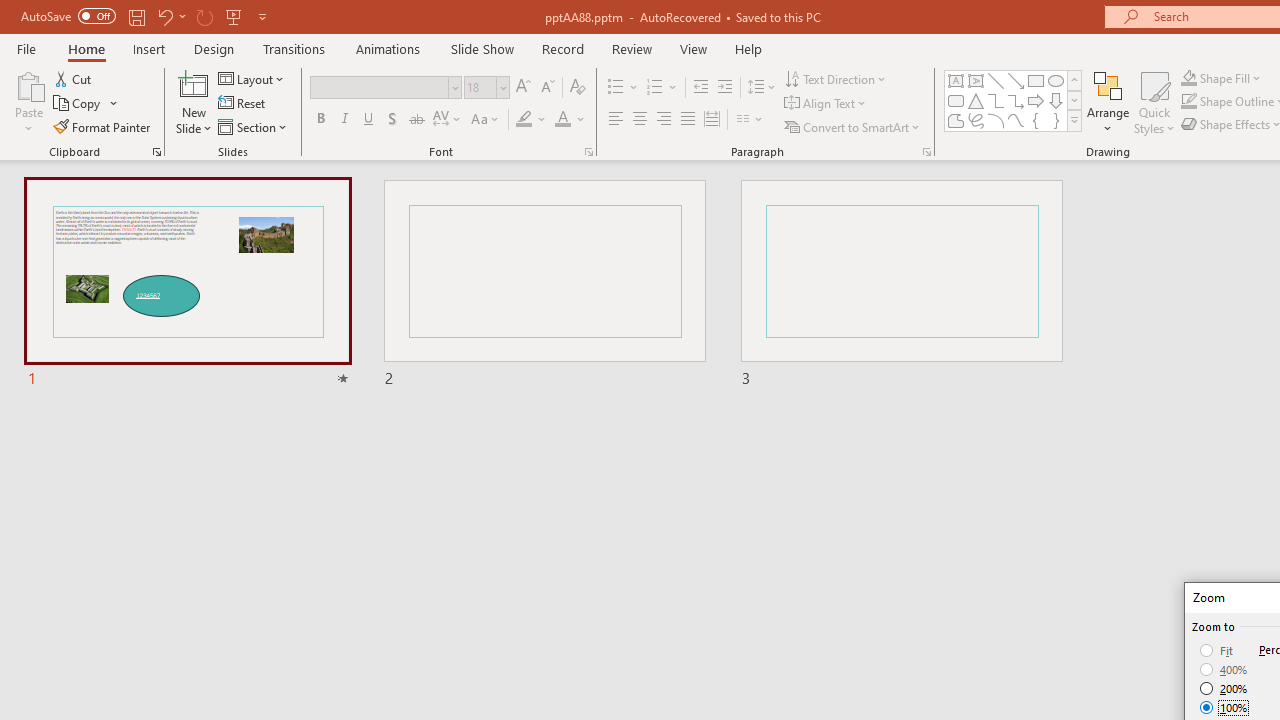 This screenshot has height=720, width=1280. What do you see at coordinates (1189, 77) in the screenshot?
I see `'Shape Fill Aqua, Accent 2'` at bounding box center [1189, 77].